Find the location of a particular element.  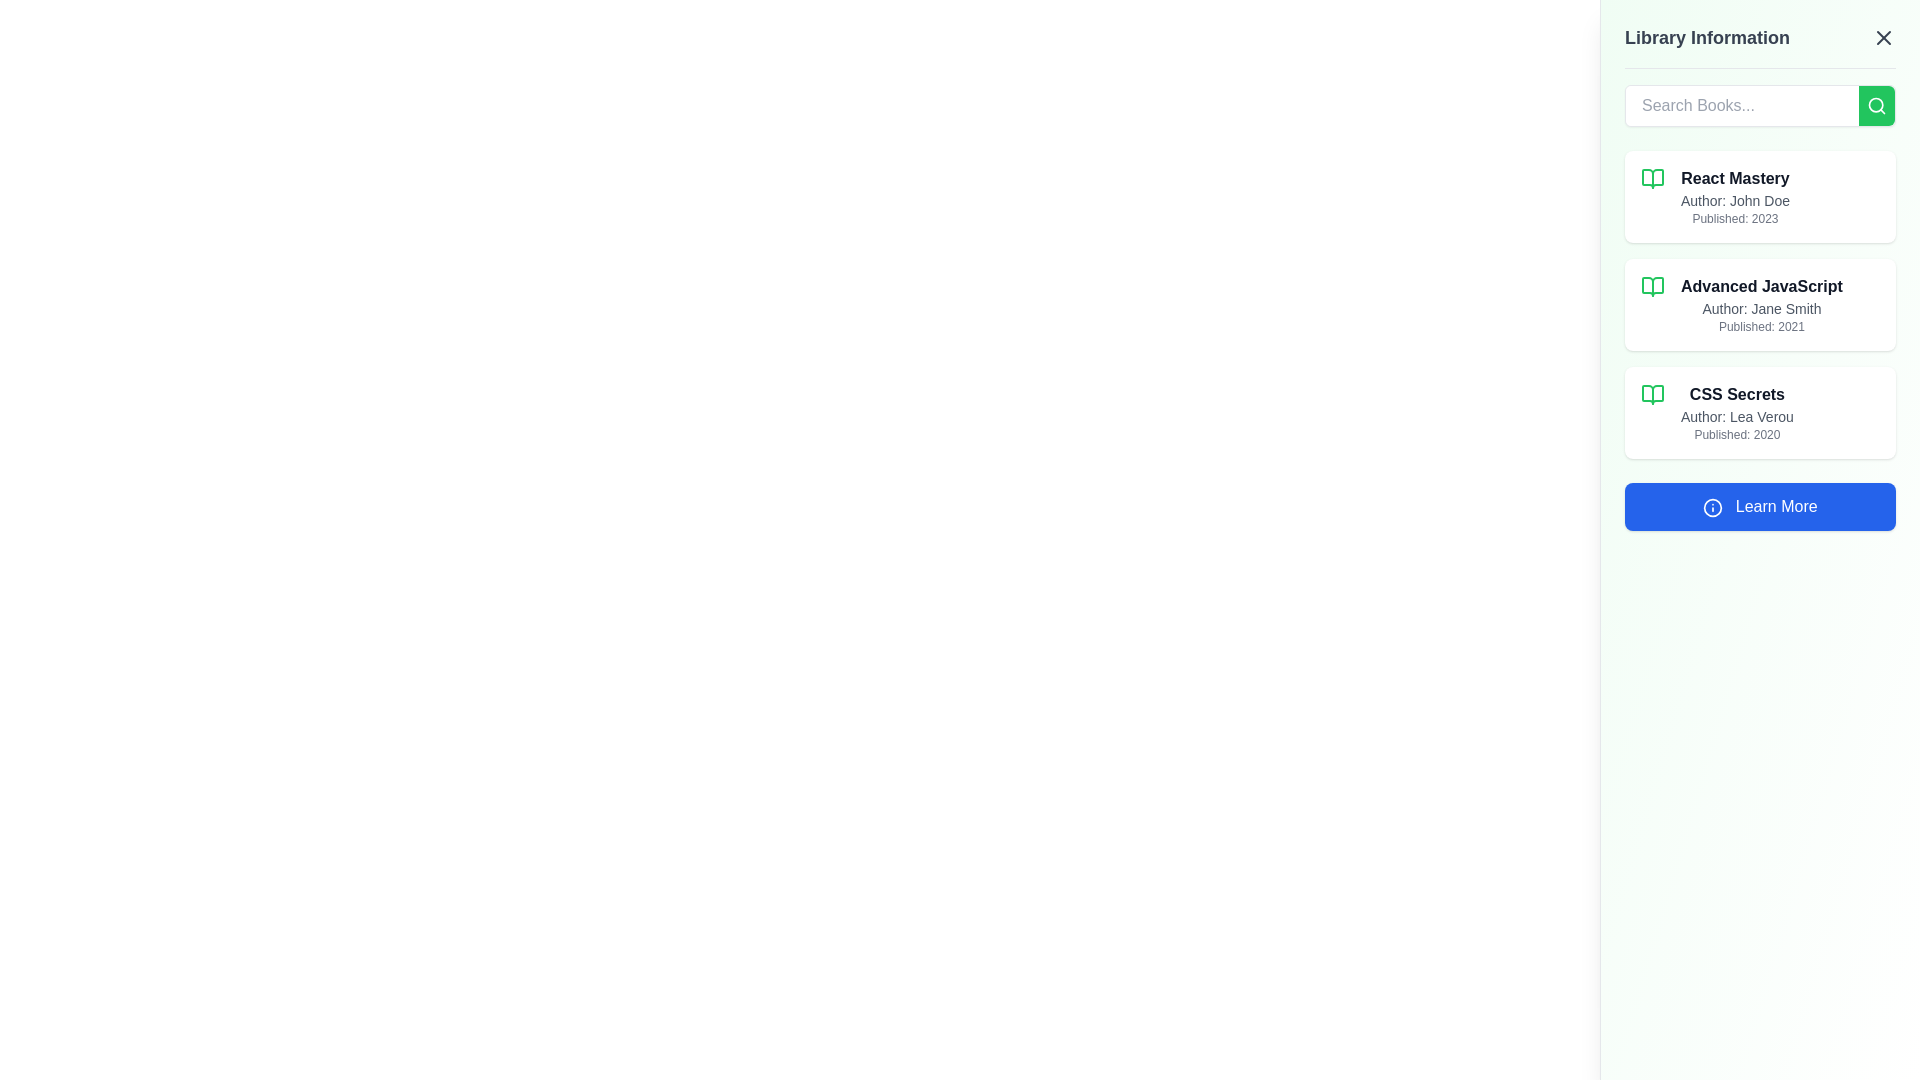

the text block titled 'Advanced JavaScript', which is styled in bold and dark gray text, to interact with adjacent elements in the sidebar is located at coordinates (1761, 304).